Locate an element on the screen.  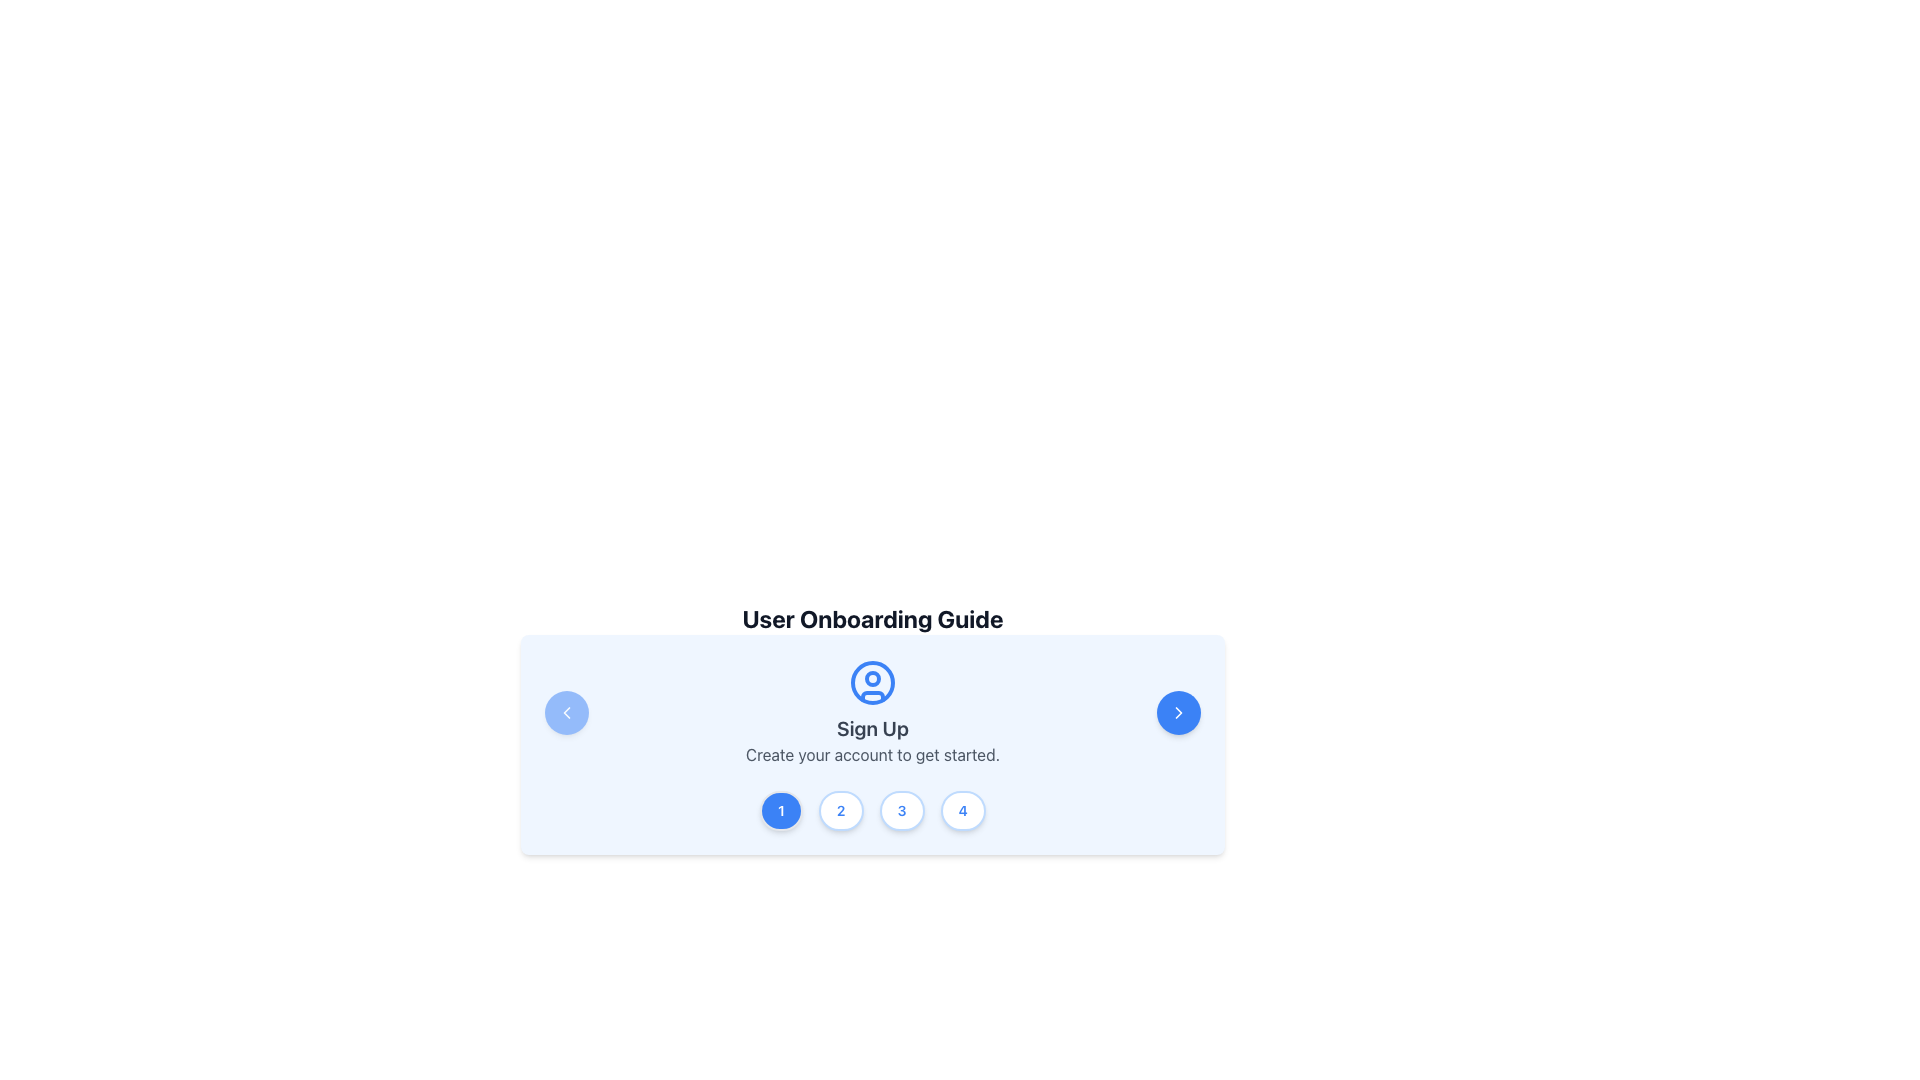
text in the Header Section that includes the heading 'Sign Up' and the subtext 'Create your account to get started.' is located at coordinates (873, 712).